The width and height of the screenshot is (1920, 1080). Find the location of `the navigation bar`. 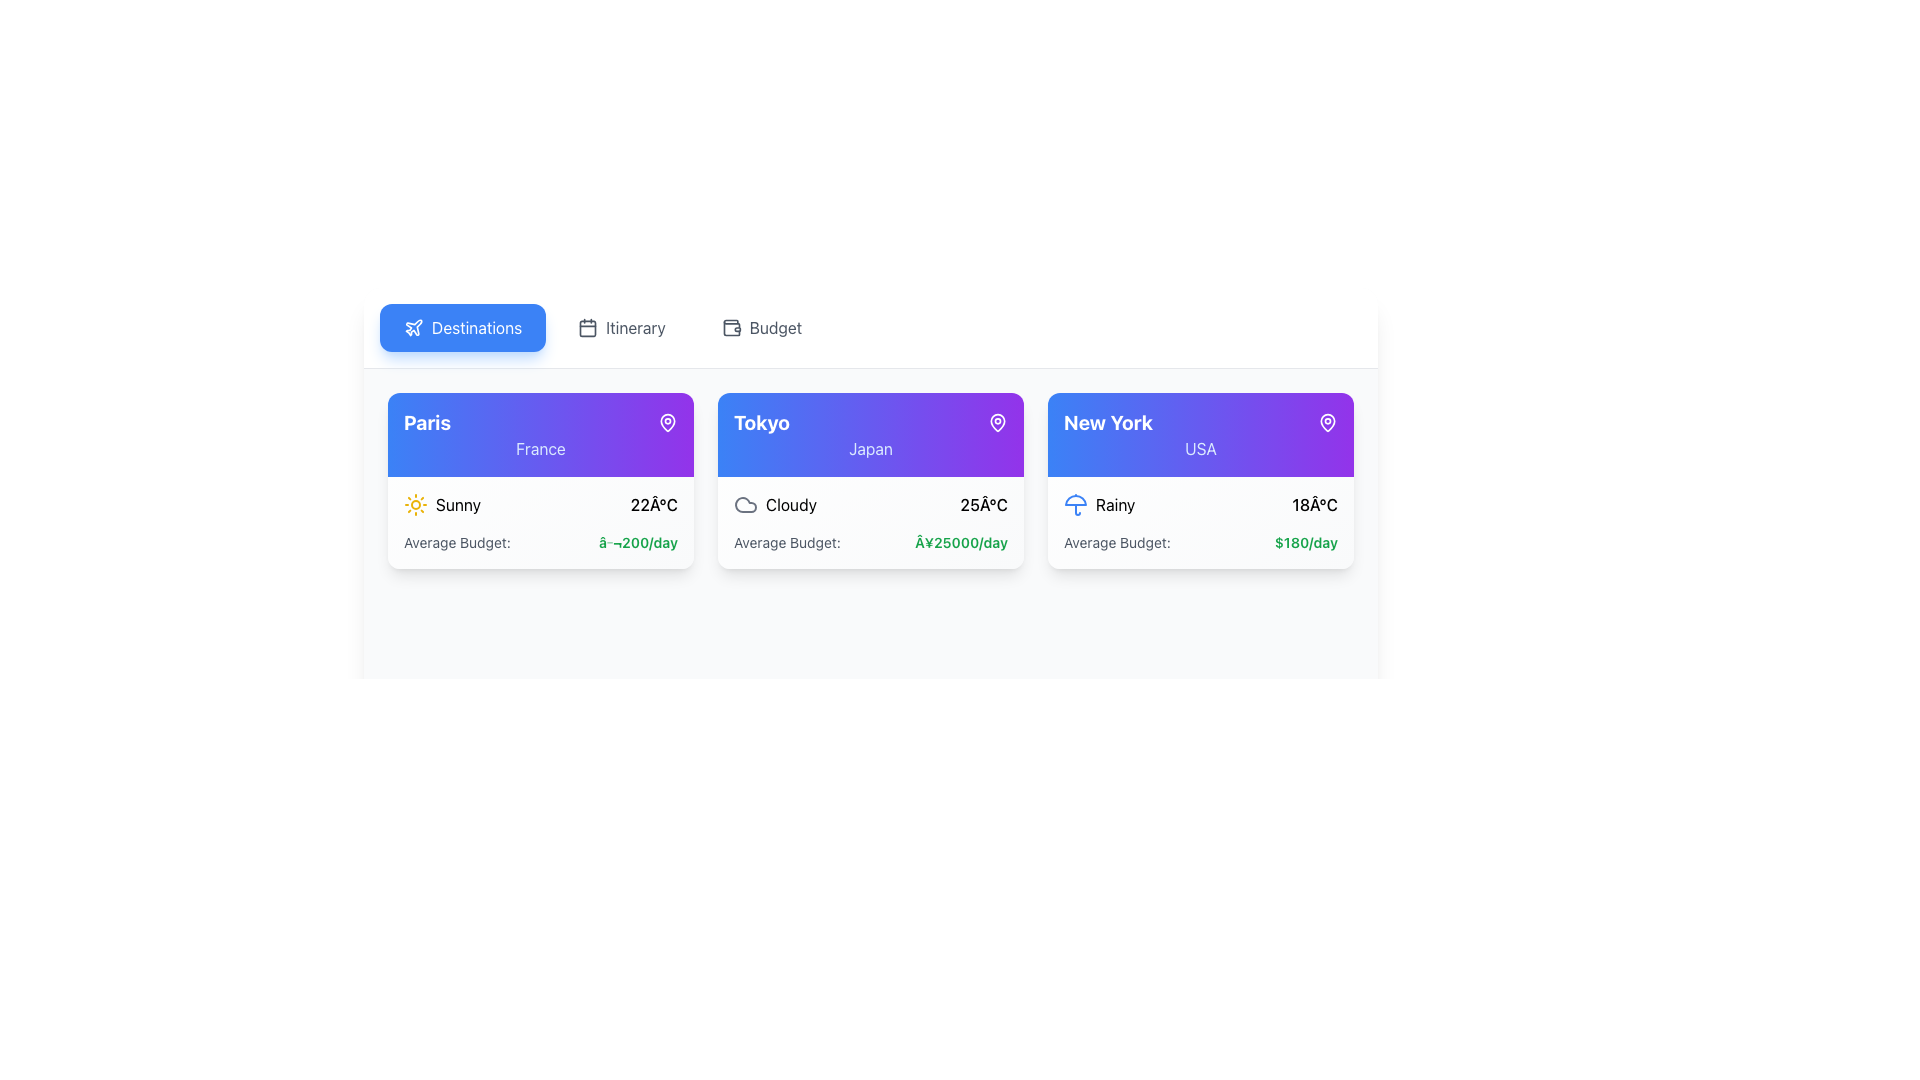

the navigation bar is located at coordinates (870, 327).